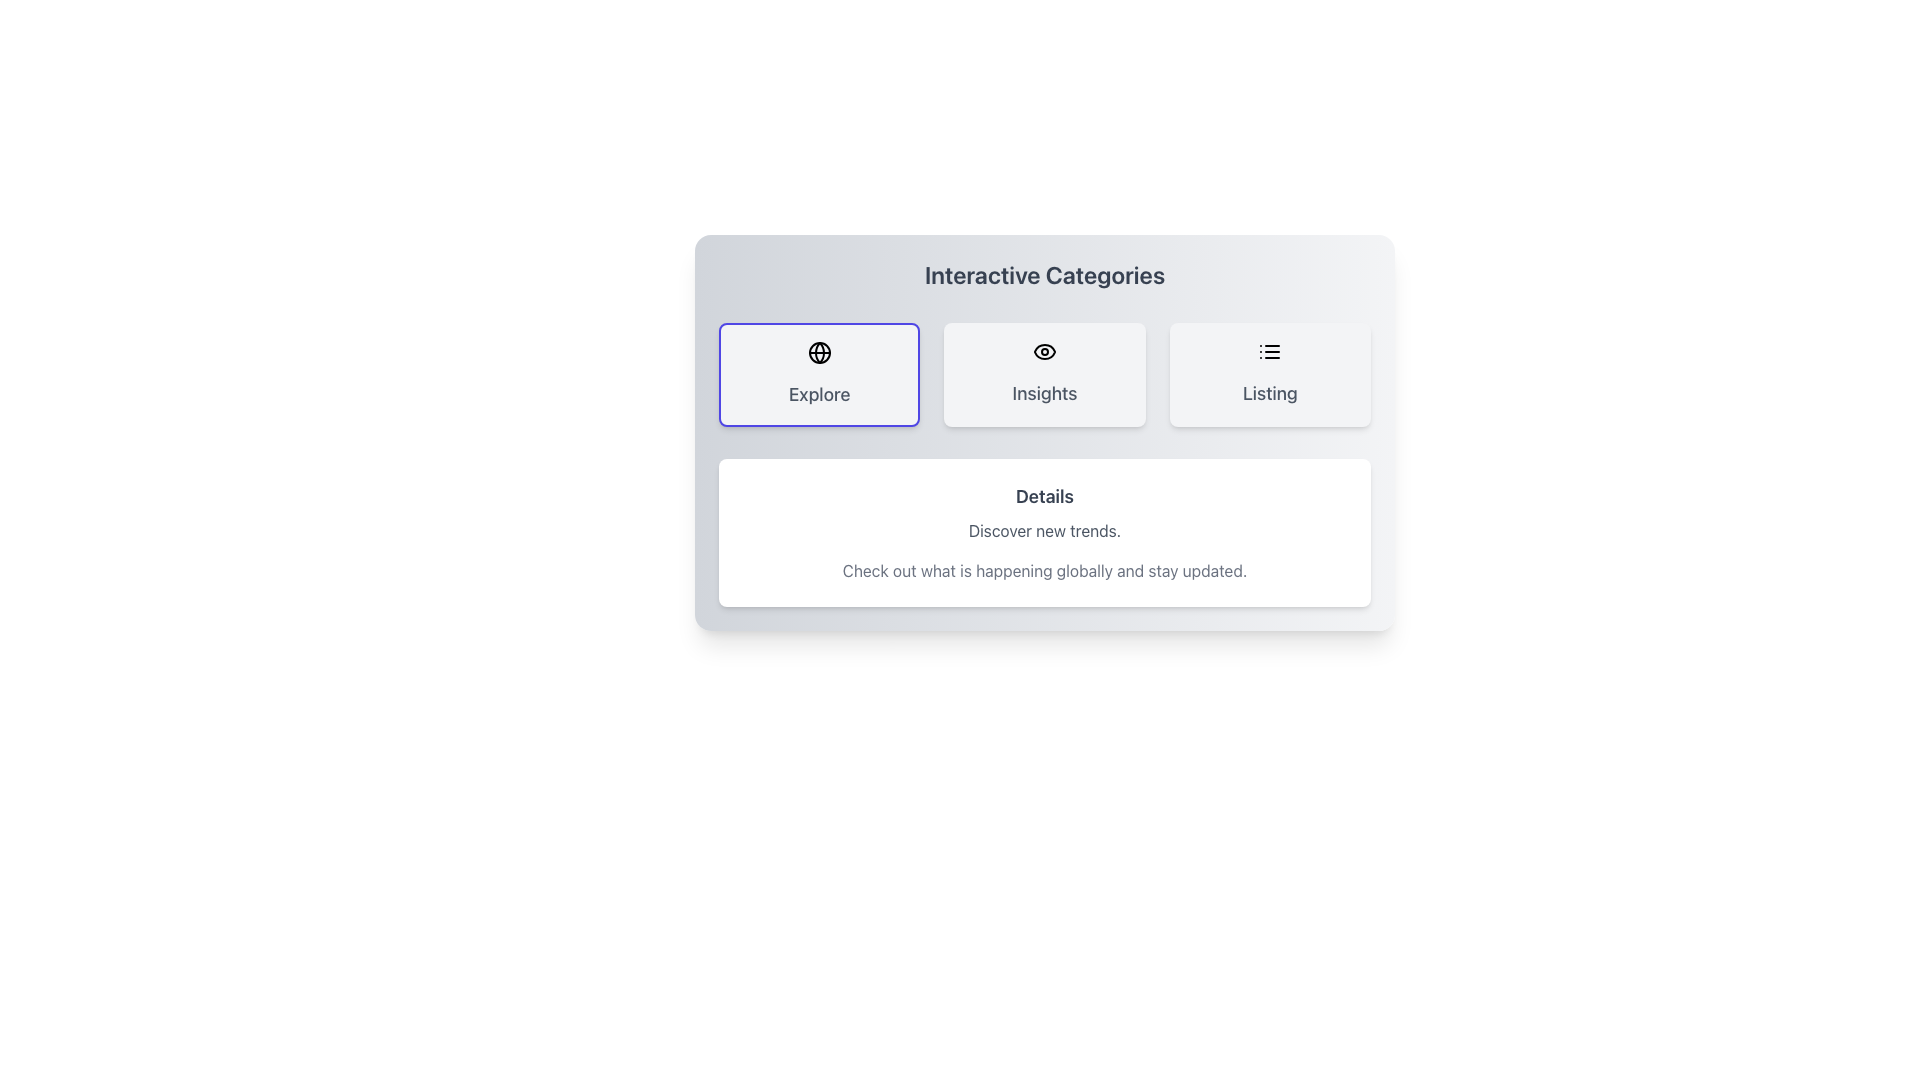  What do you see at coordinates (1044, 374) in the screenshot?
I see `the section labeled 'Insights' in the Navigation menu located below the title 'Interactive Categories'` at bounding box center [1044, 374].